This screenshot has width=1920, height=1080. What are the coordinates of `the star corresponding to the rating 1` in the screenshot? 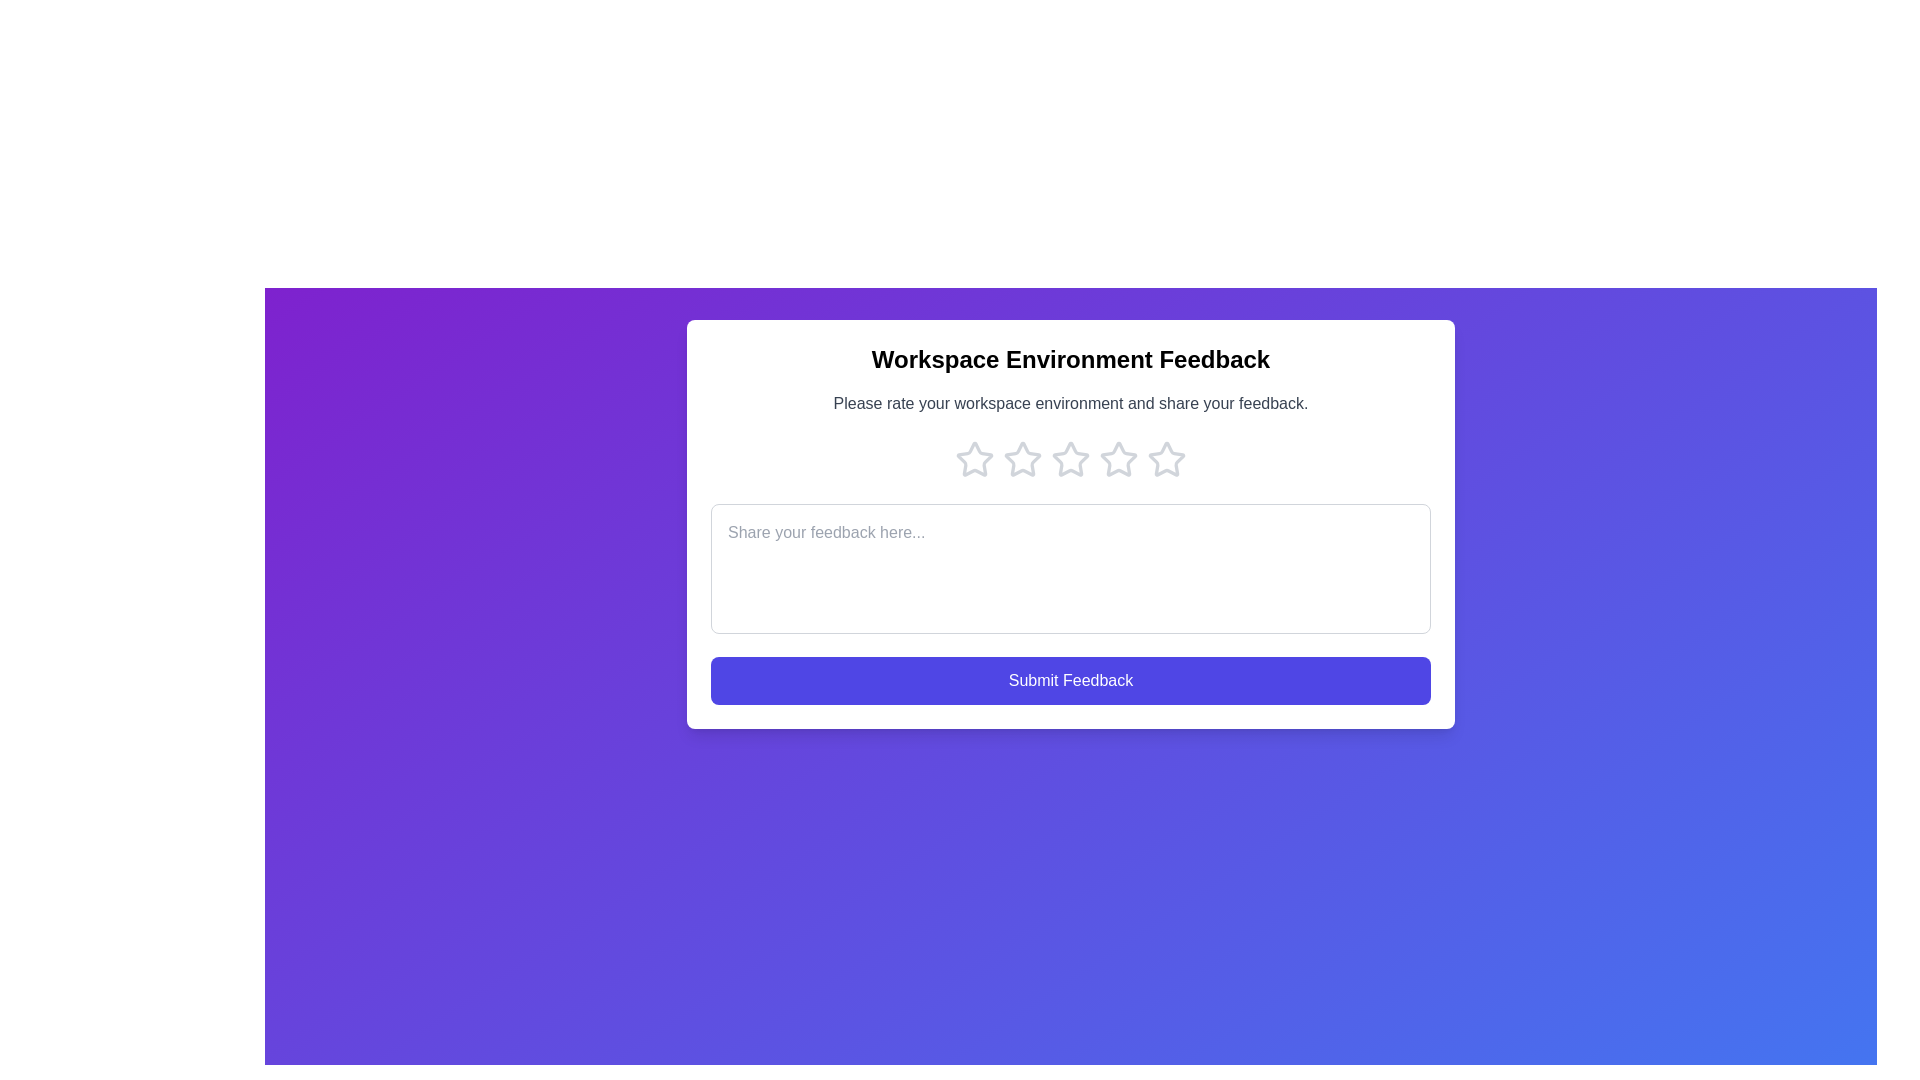 It's located at (974, 459).